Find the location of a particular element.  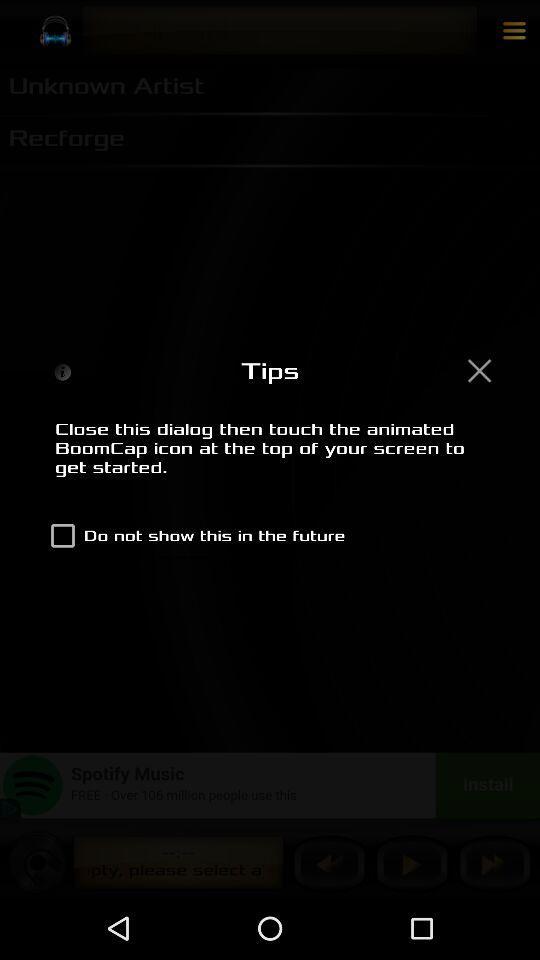

icon below close this dialog is located at coordinates (193, 534).